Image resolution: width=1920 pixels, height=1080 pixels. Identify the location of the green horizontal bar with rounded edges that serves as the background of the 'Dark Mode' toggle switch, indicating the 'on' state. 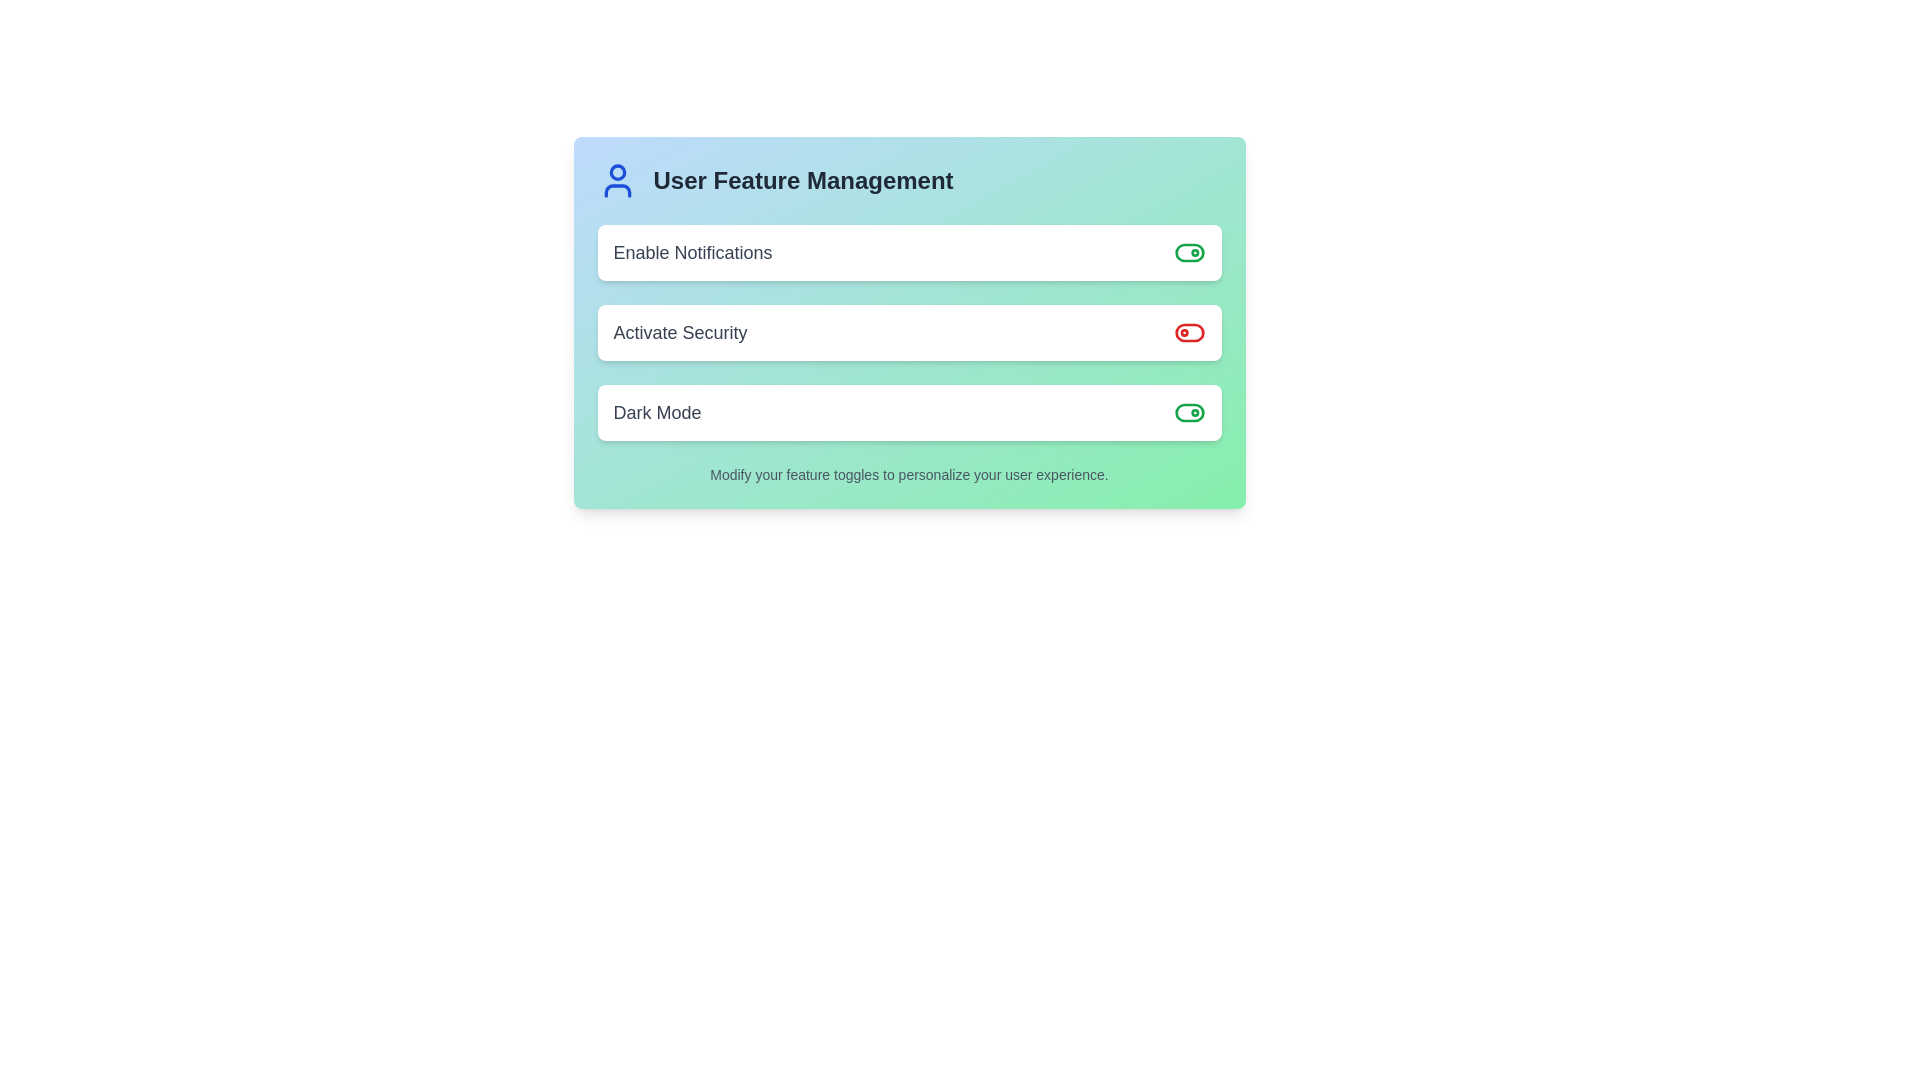
(1189, 411).